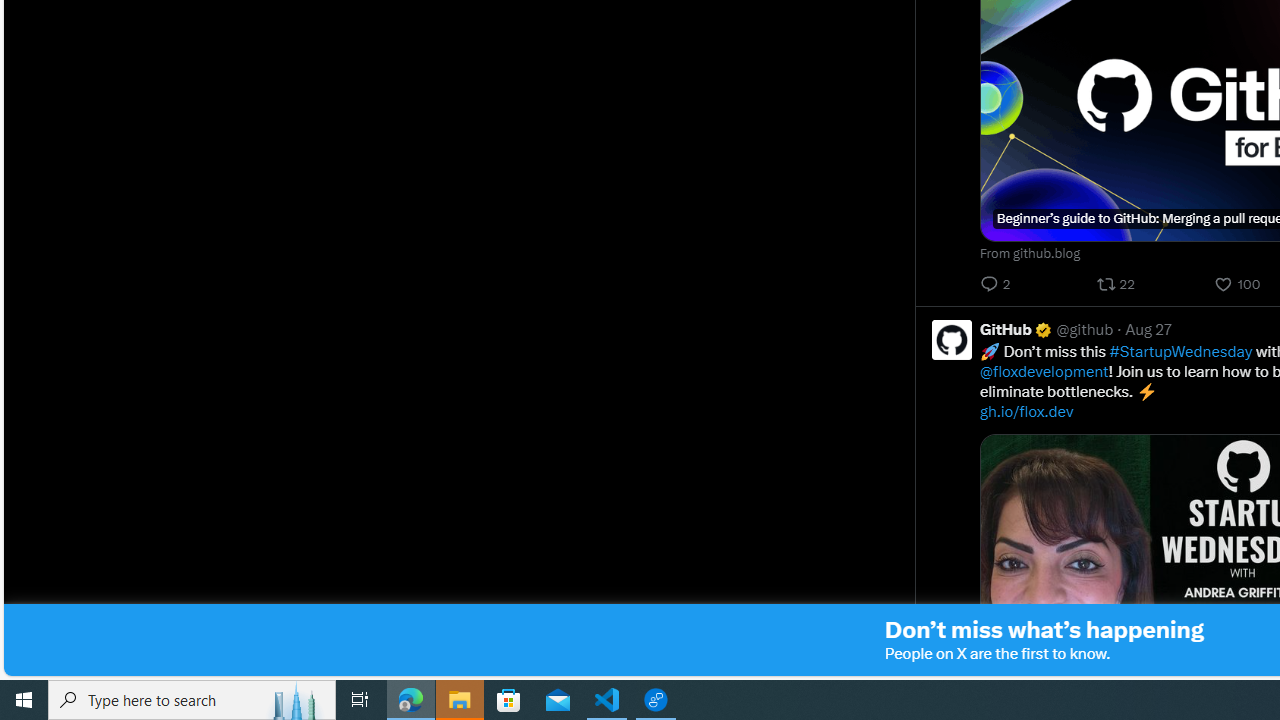 This screenshot has width=1280, height=720. Describe the element at coordinates (1148, 328) in the screenshot. I see `'Aug 27'` at that location.